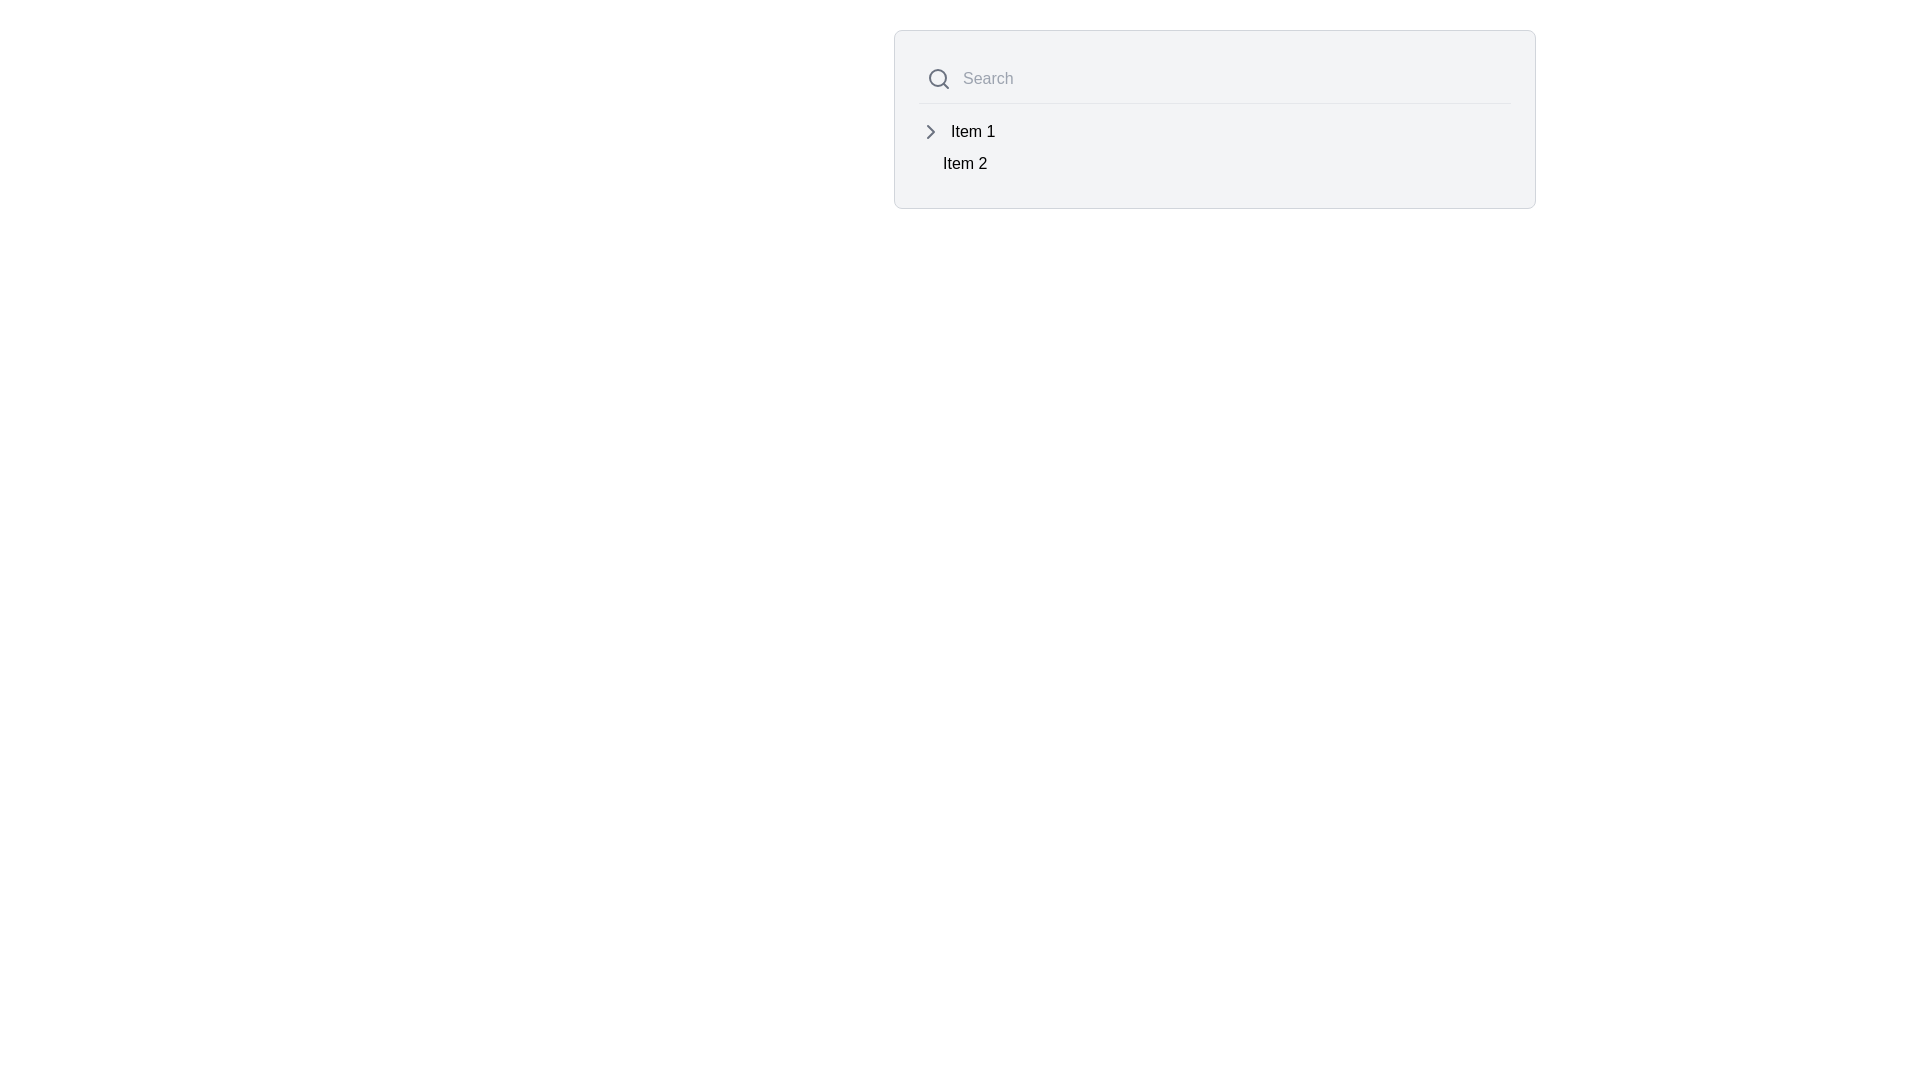 This screenshot has height=1080, width=1920. I want to click on the SVG Circle Graphic that represents the magnifying glass part of the search icon, located at the top-left corner of the UI card, so click(936, 76).